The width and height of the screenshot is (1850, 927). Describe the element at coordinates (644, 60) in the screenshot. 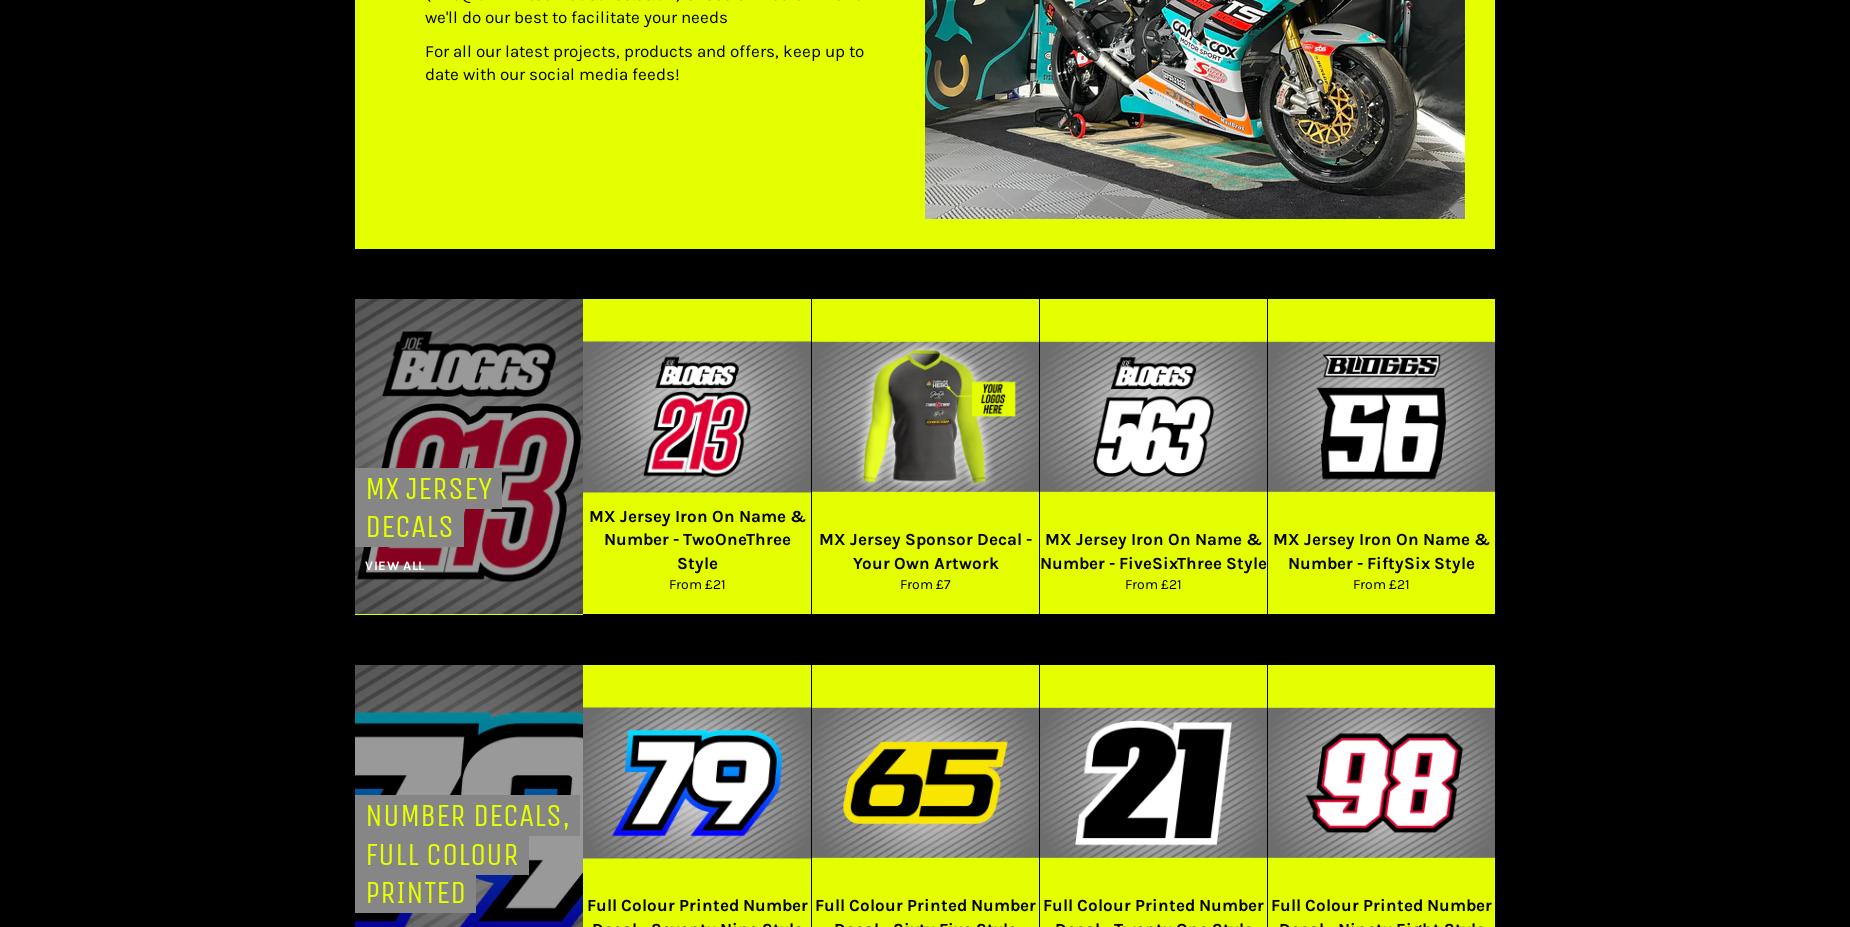

I see `'For all our latest projects, products and offers, keep up to date with our social media feeds!'` at that location.